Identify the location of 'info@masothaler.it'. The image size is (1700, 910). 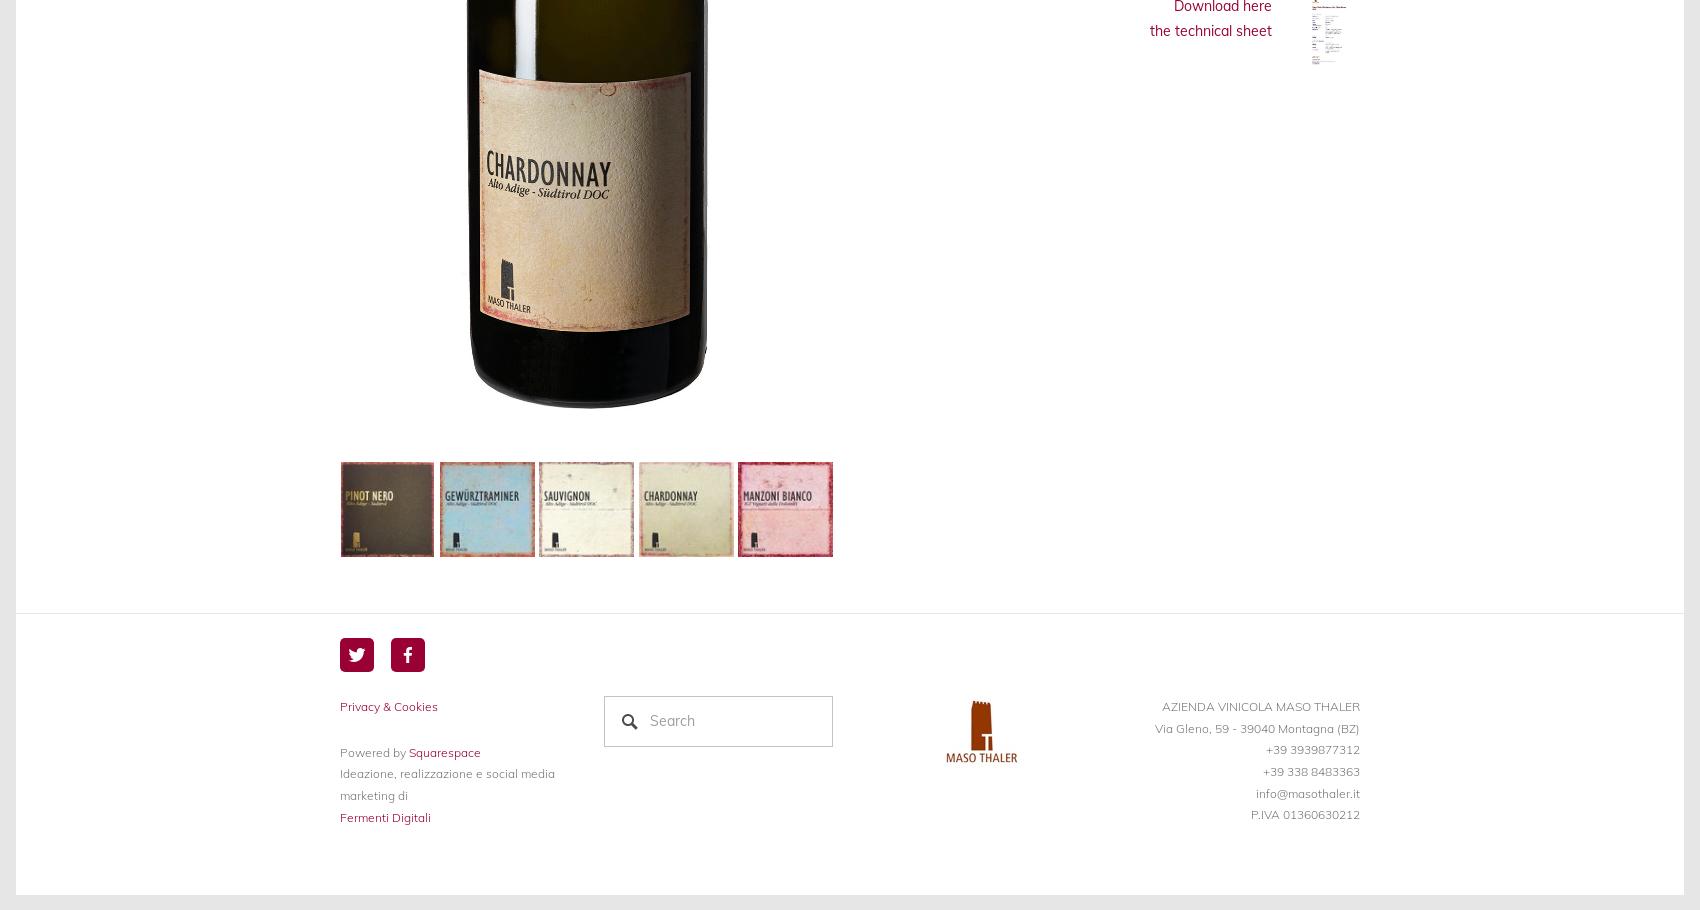
(1307, 791).